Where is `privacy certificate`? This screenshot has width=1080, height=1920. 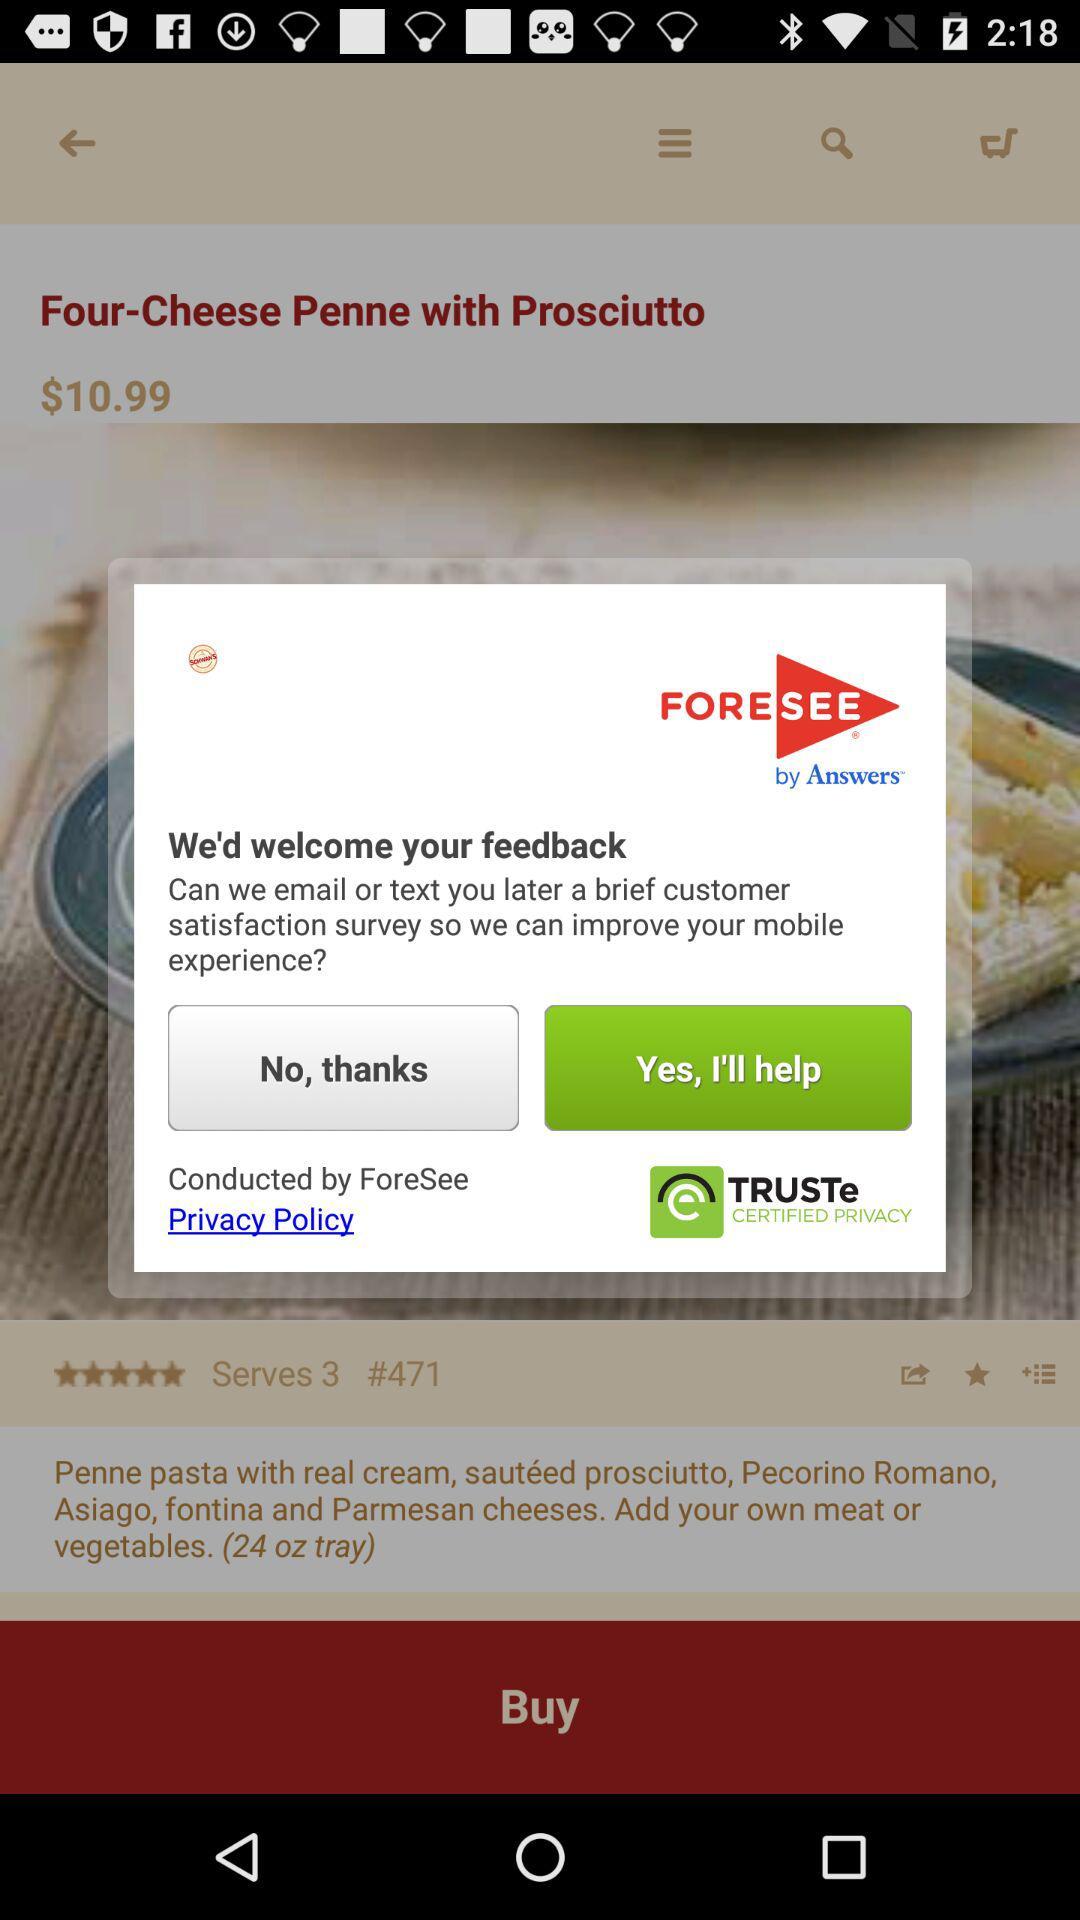
privacy certificate is located at coordinates (778, 1201).